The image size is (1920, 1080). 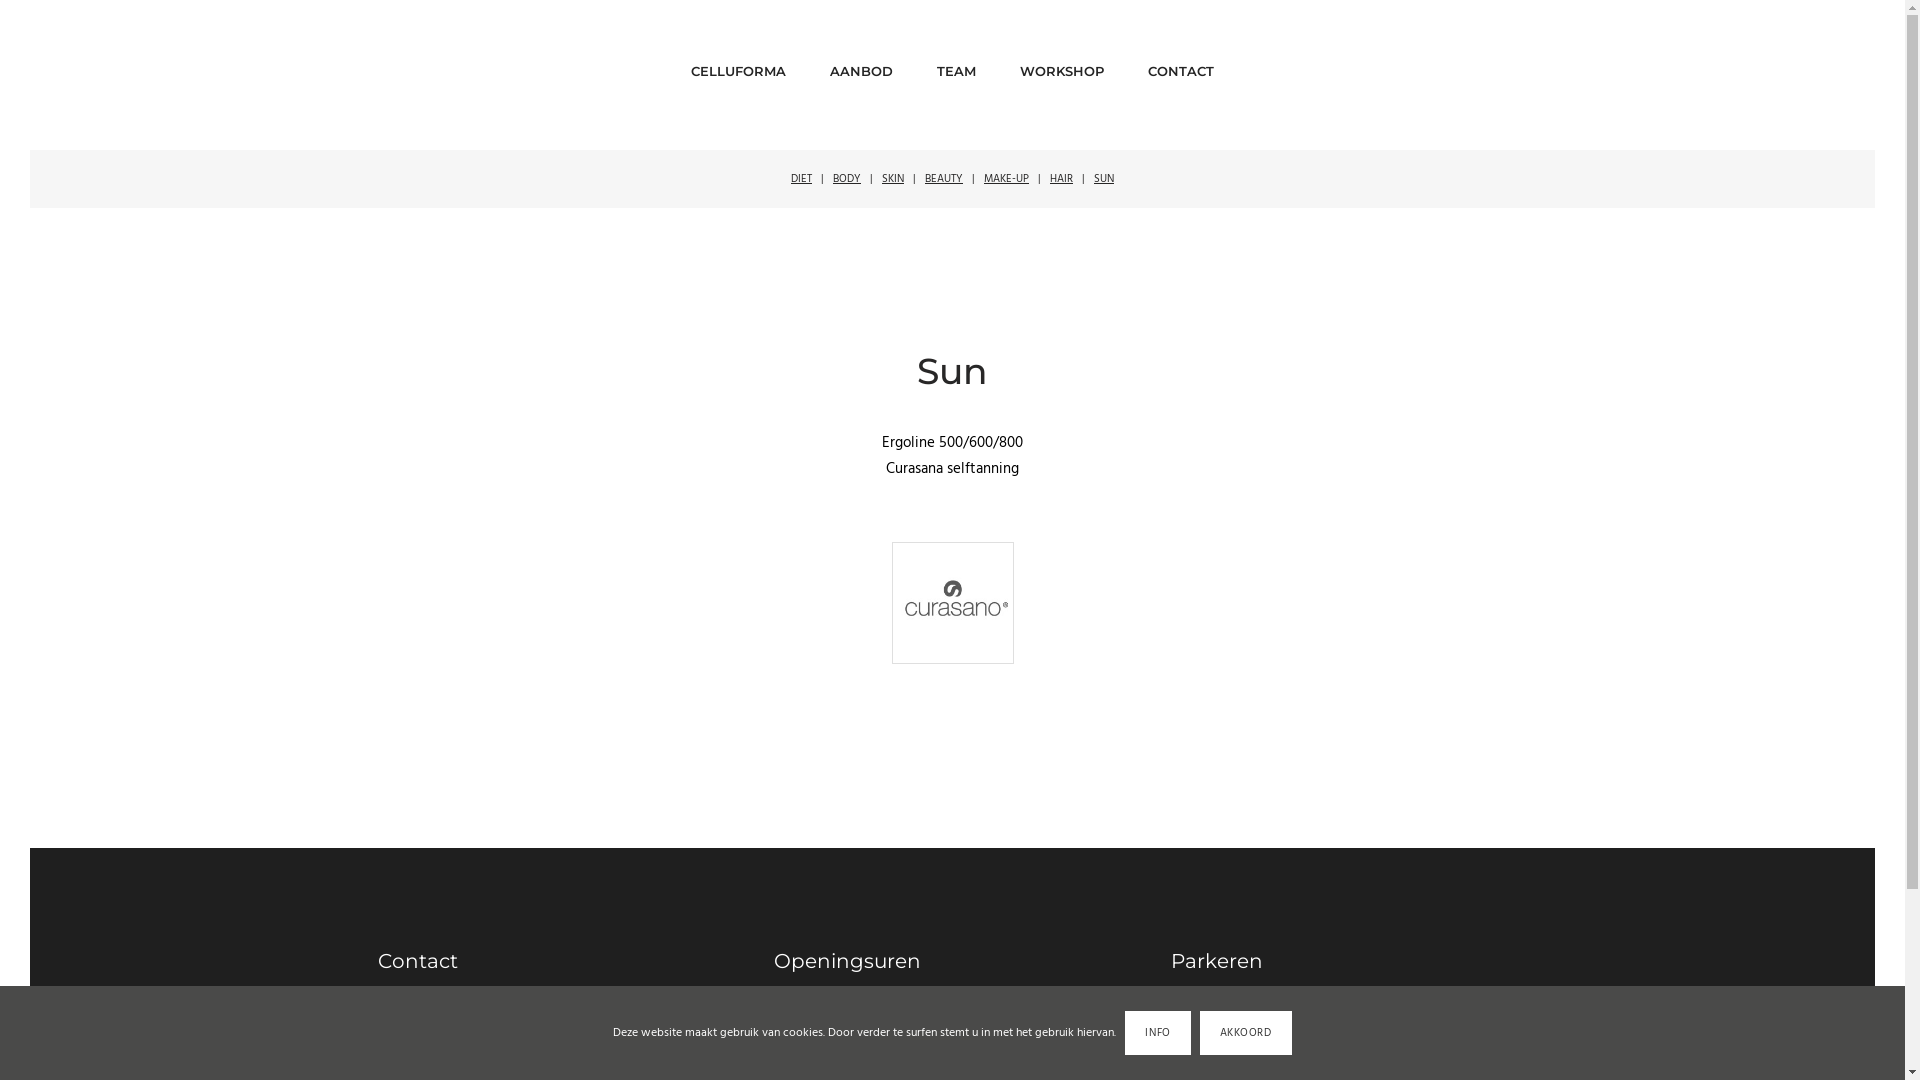 What do you see at coordinates (1180, 64) in the screenshot?
I see `'CONTACT'` at bounding box center [1180, 64].